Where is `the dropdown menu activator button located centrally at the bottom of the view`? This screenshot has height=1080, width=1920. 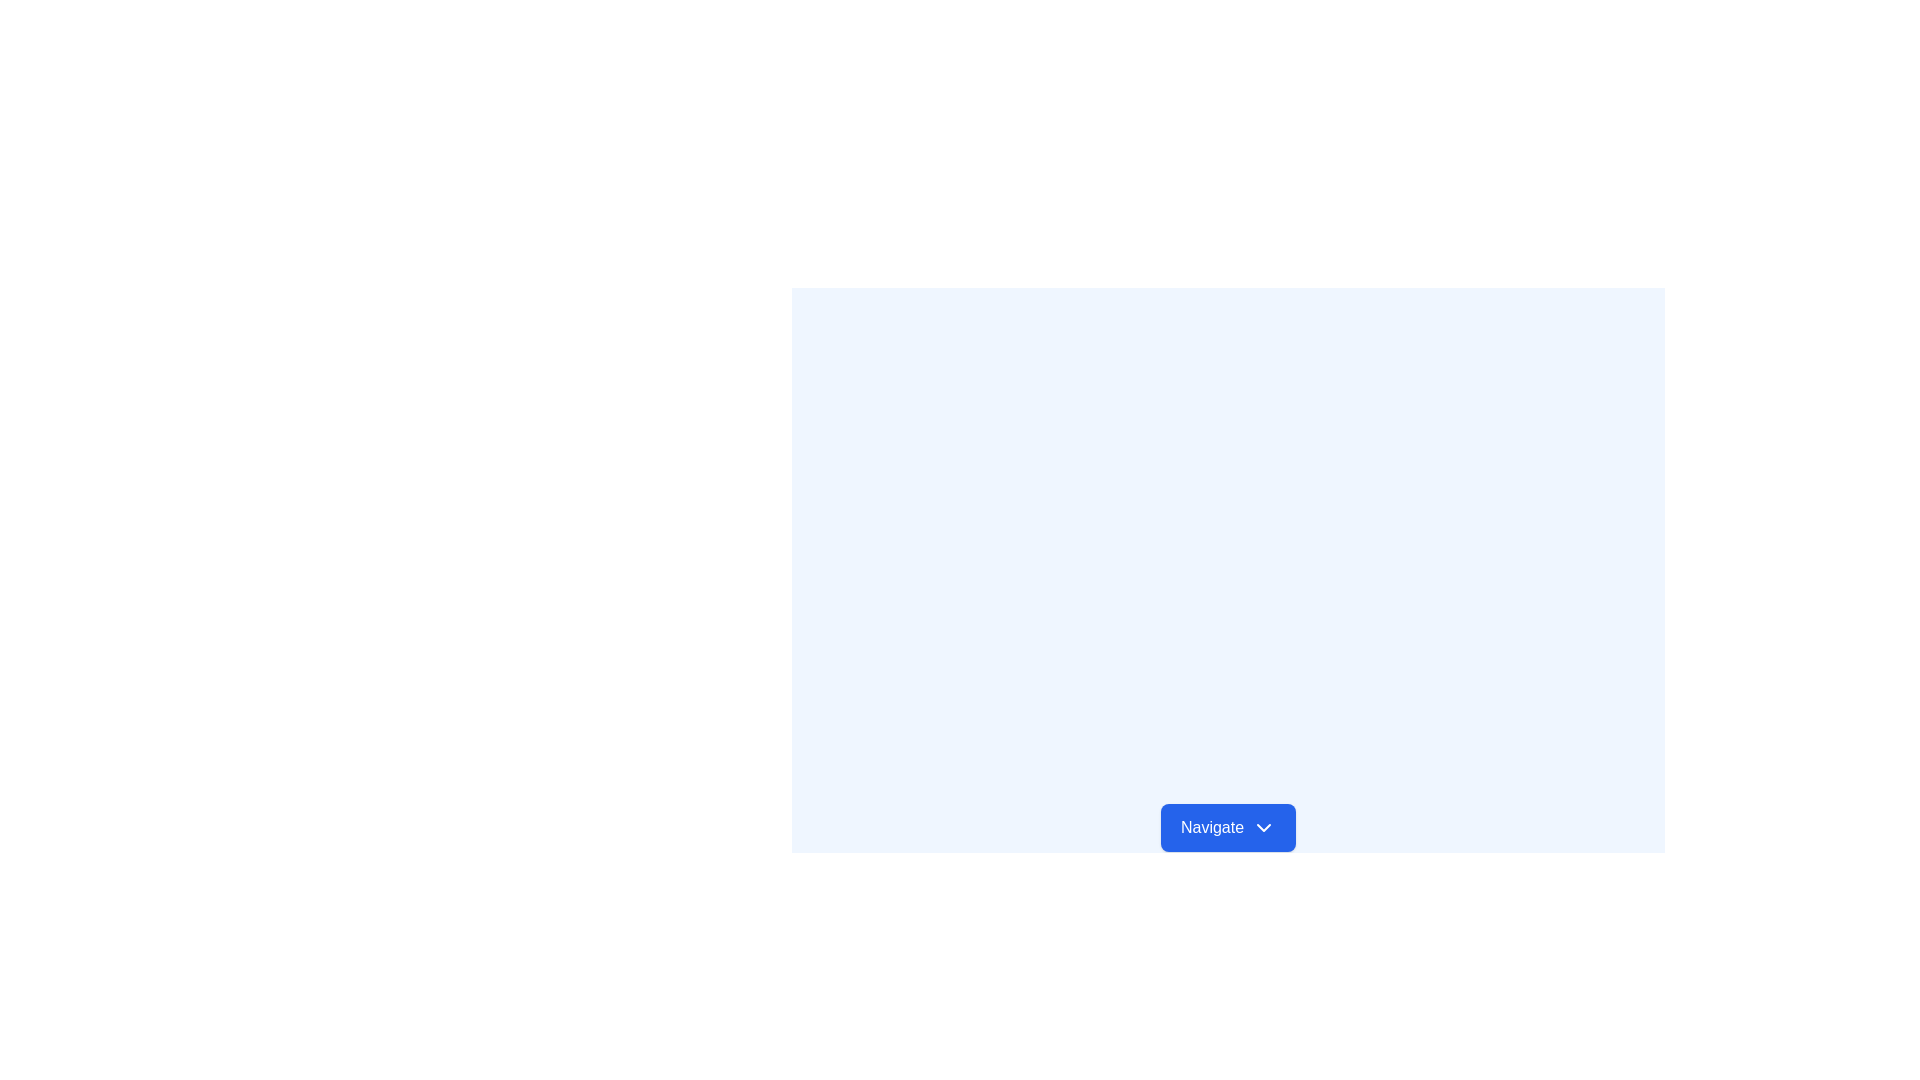
the dropdown menu activator button located centrally at the bottom of the view is located at coordinates (1227, 828).